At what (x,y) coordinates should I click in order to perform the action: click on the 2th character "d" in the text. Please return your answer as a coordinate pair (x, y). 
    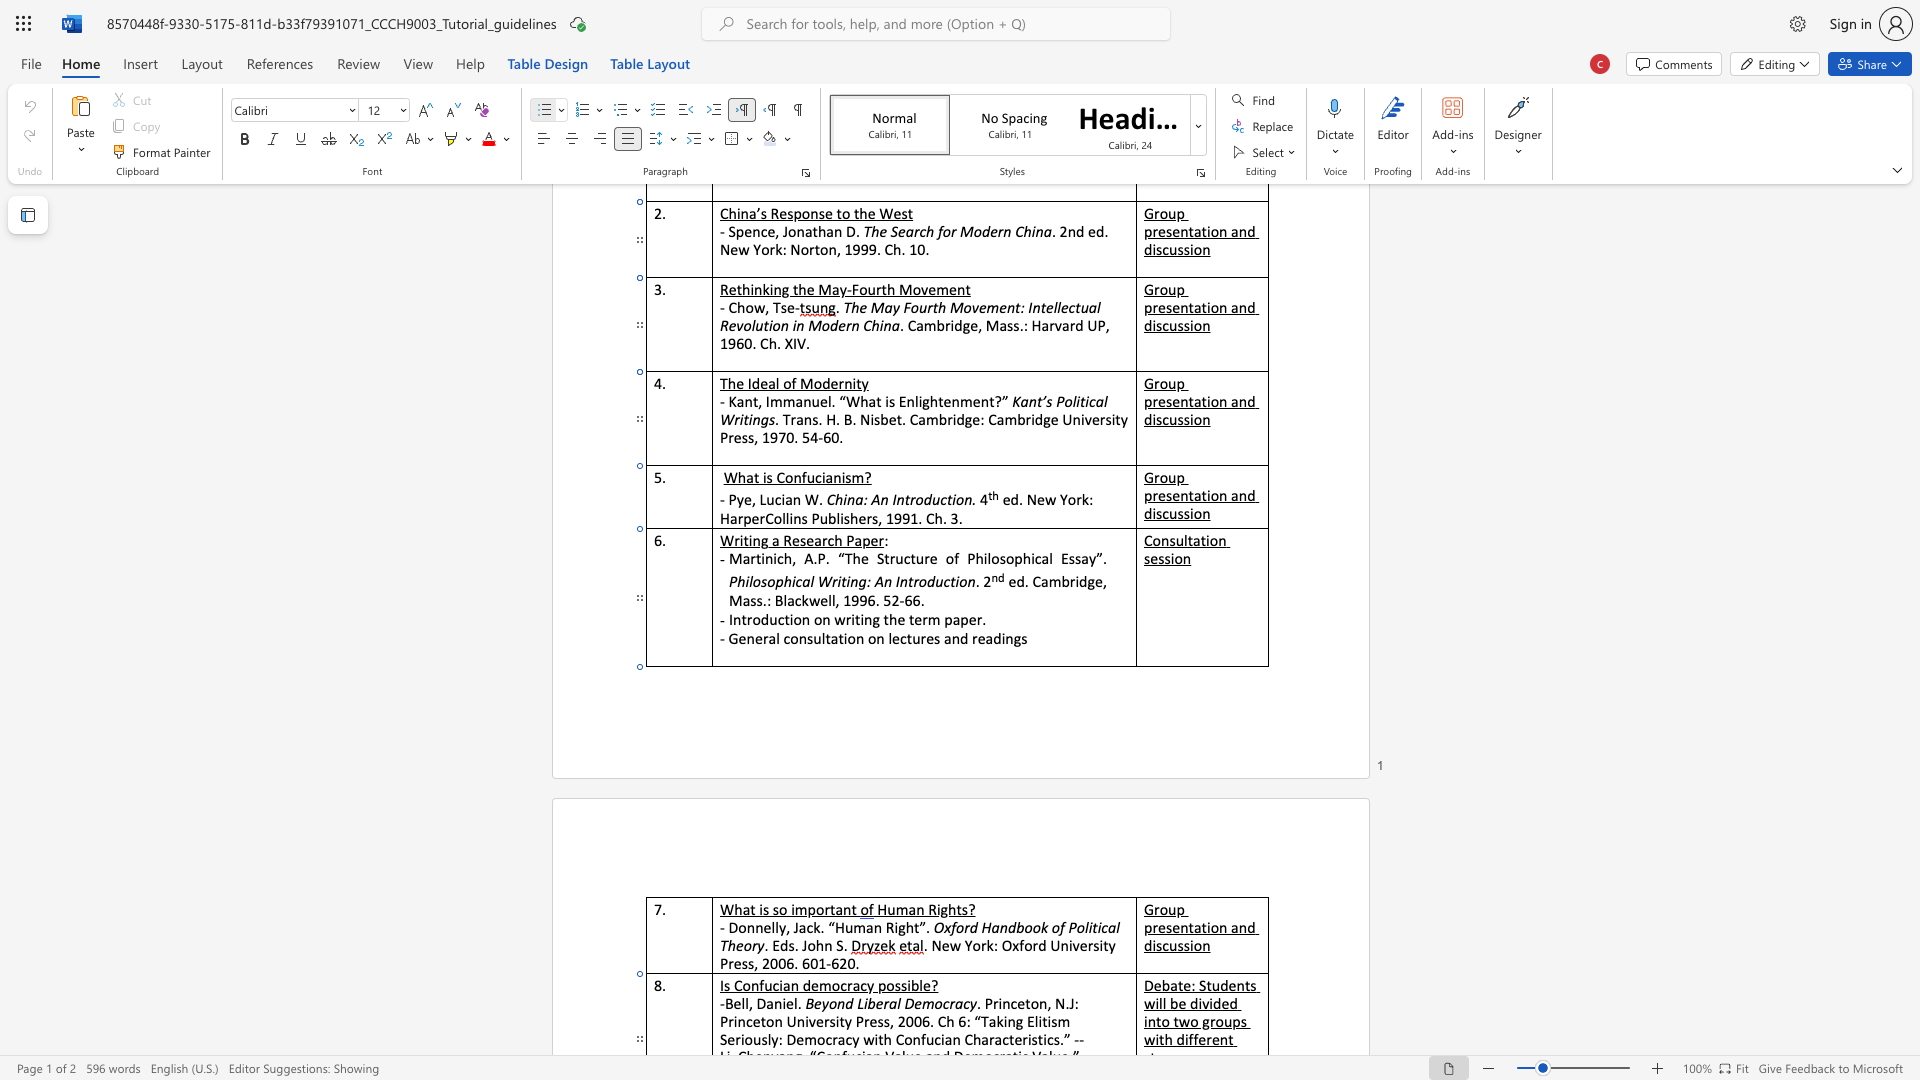
    Looking at the image, I should click on (997, 638).